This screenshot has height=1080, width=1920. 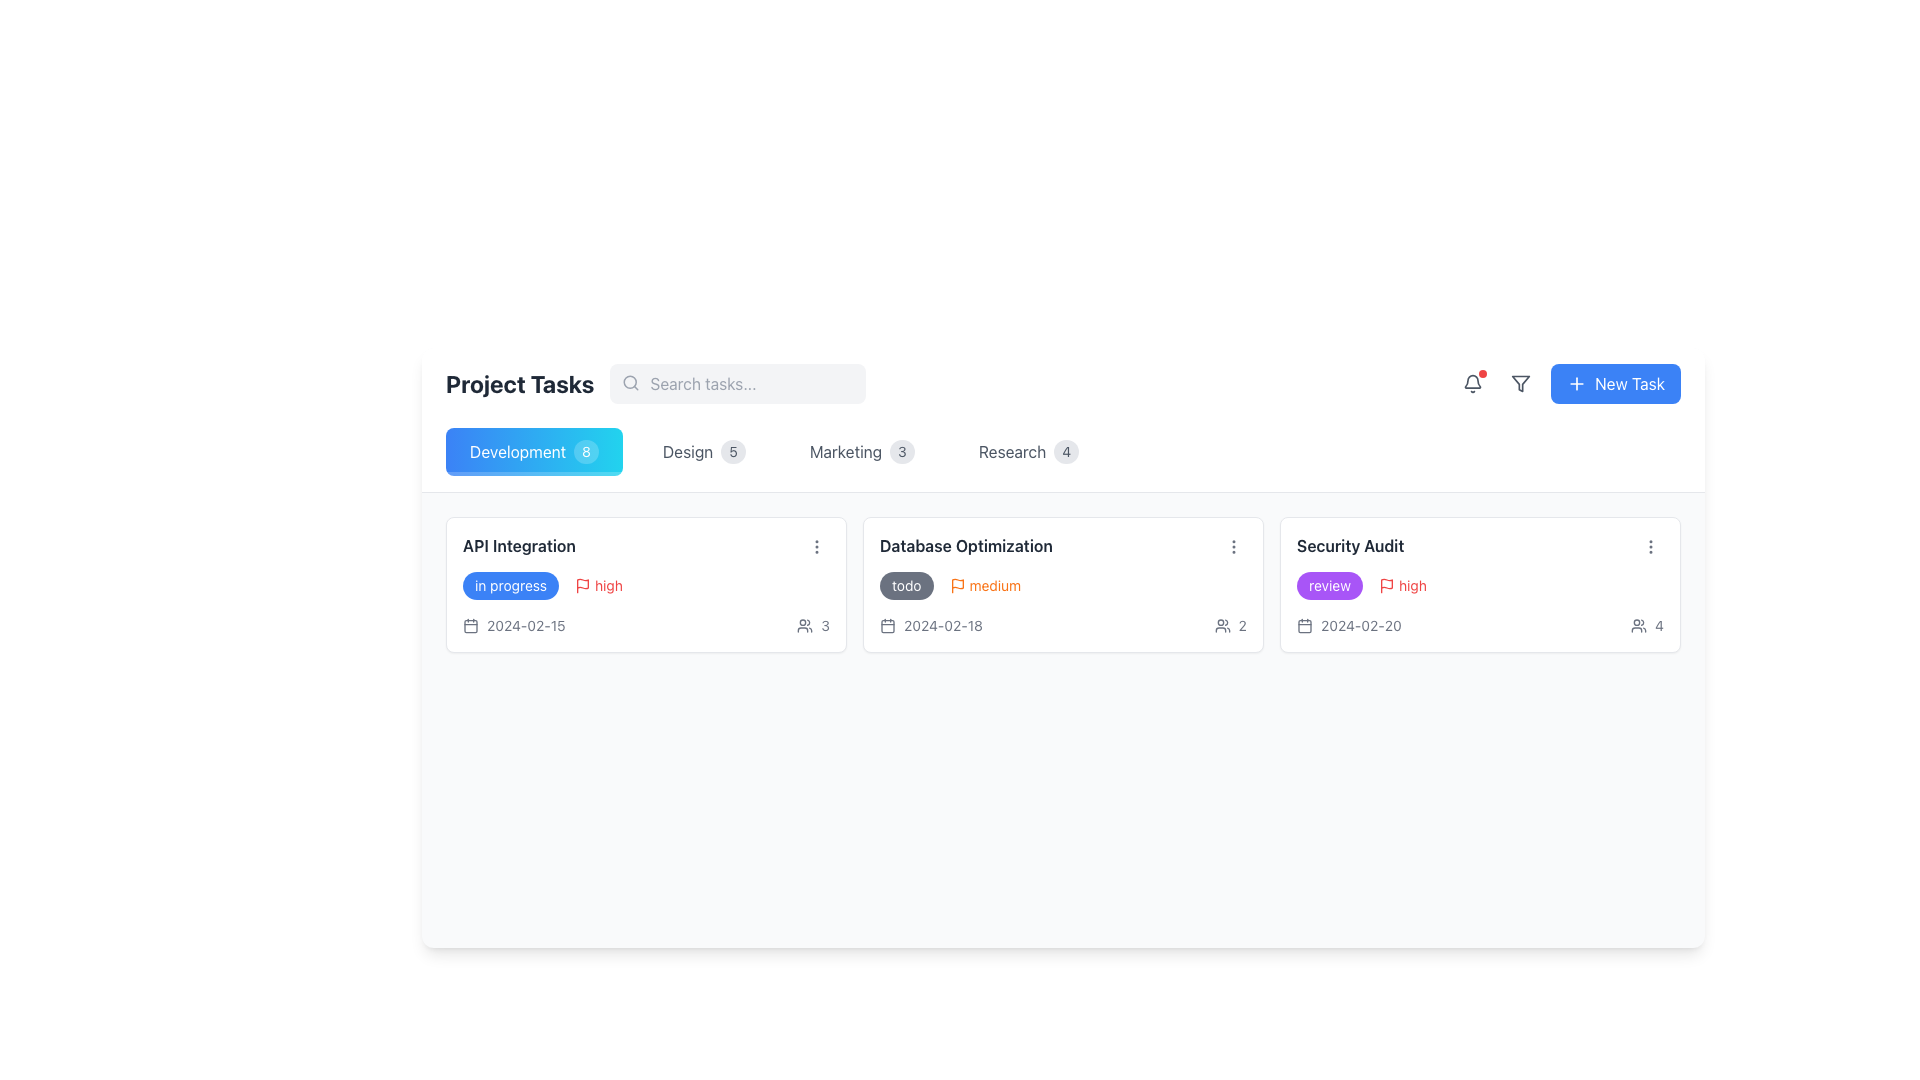 I want to click on value '5' displayed on the badge indicating the number of tasks in the 'Design' category, which is positioned to the right of the 'Design' label in the 'Project Tasks' section, so click(x=732, y=451).